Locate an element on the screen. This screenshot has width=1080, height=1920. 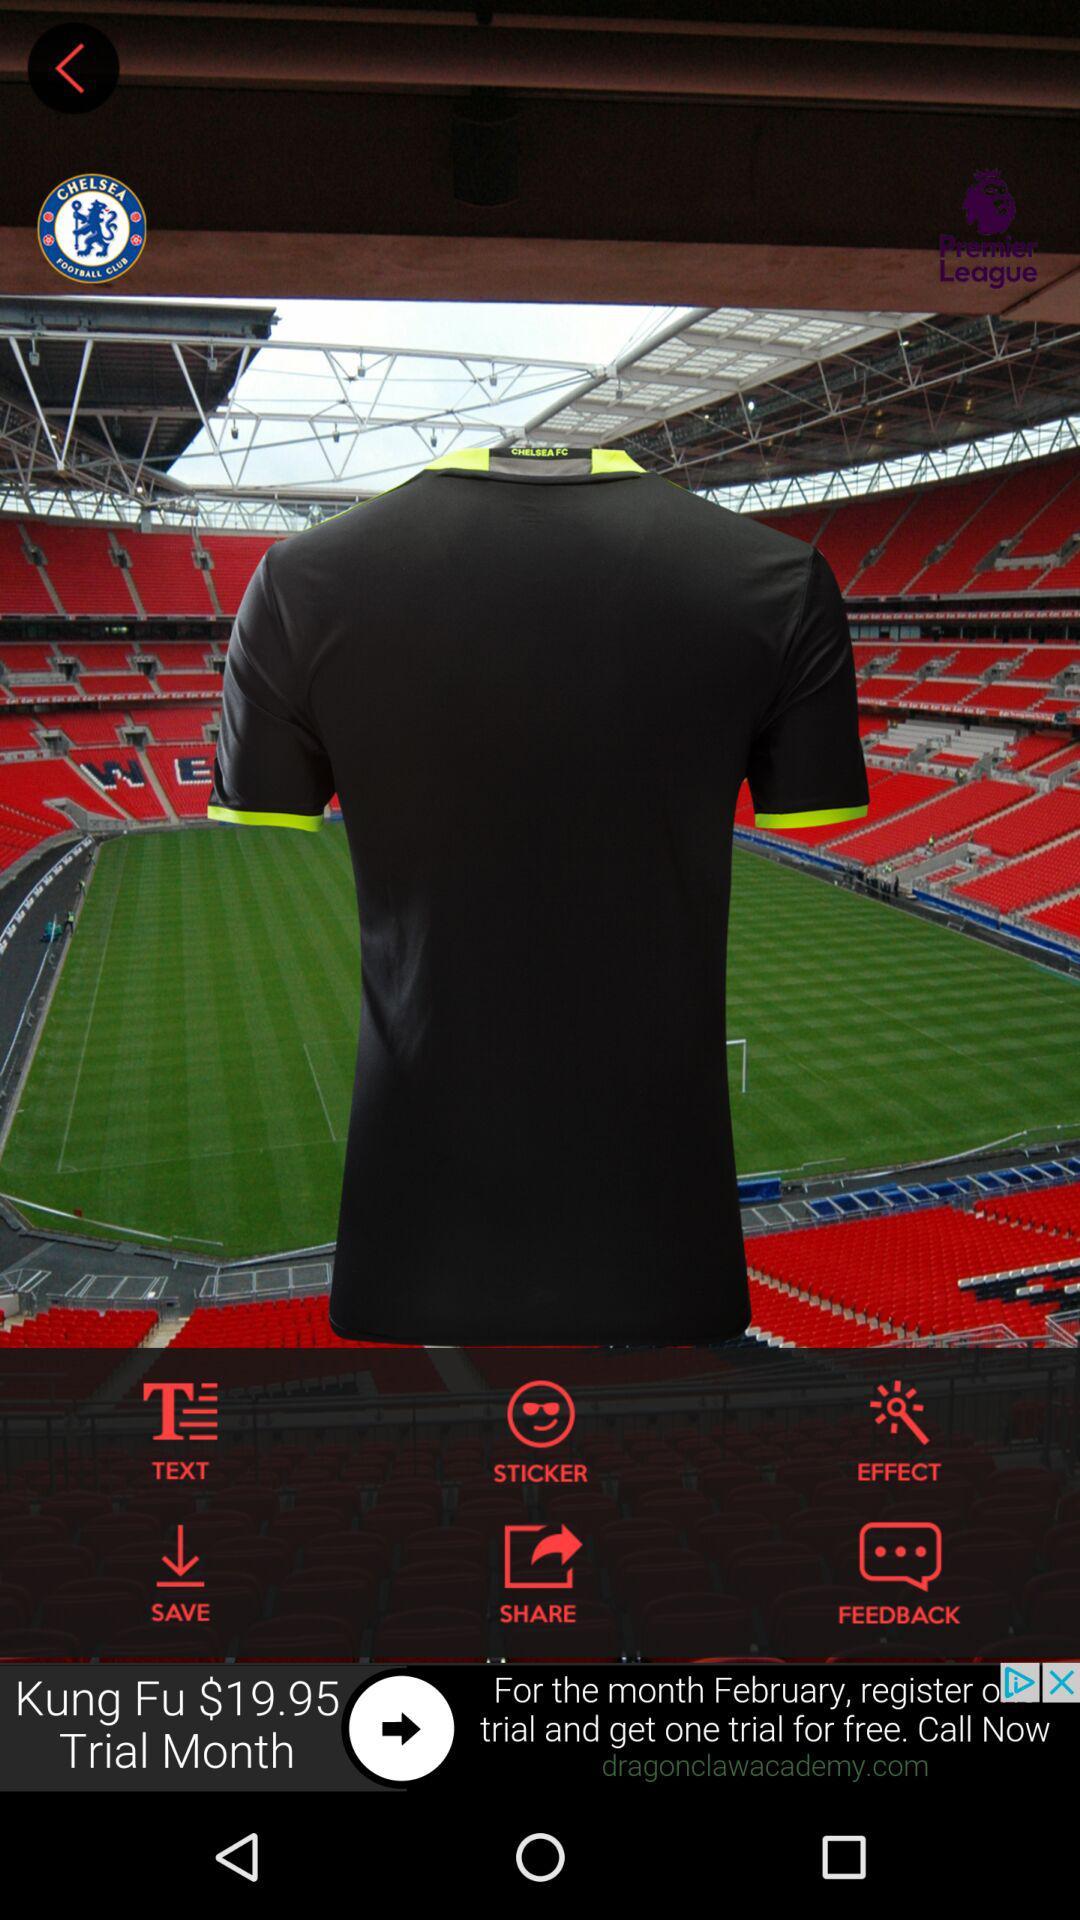
input text is located at coordinates (180, 1430).